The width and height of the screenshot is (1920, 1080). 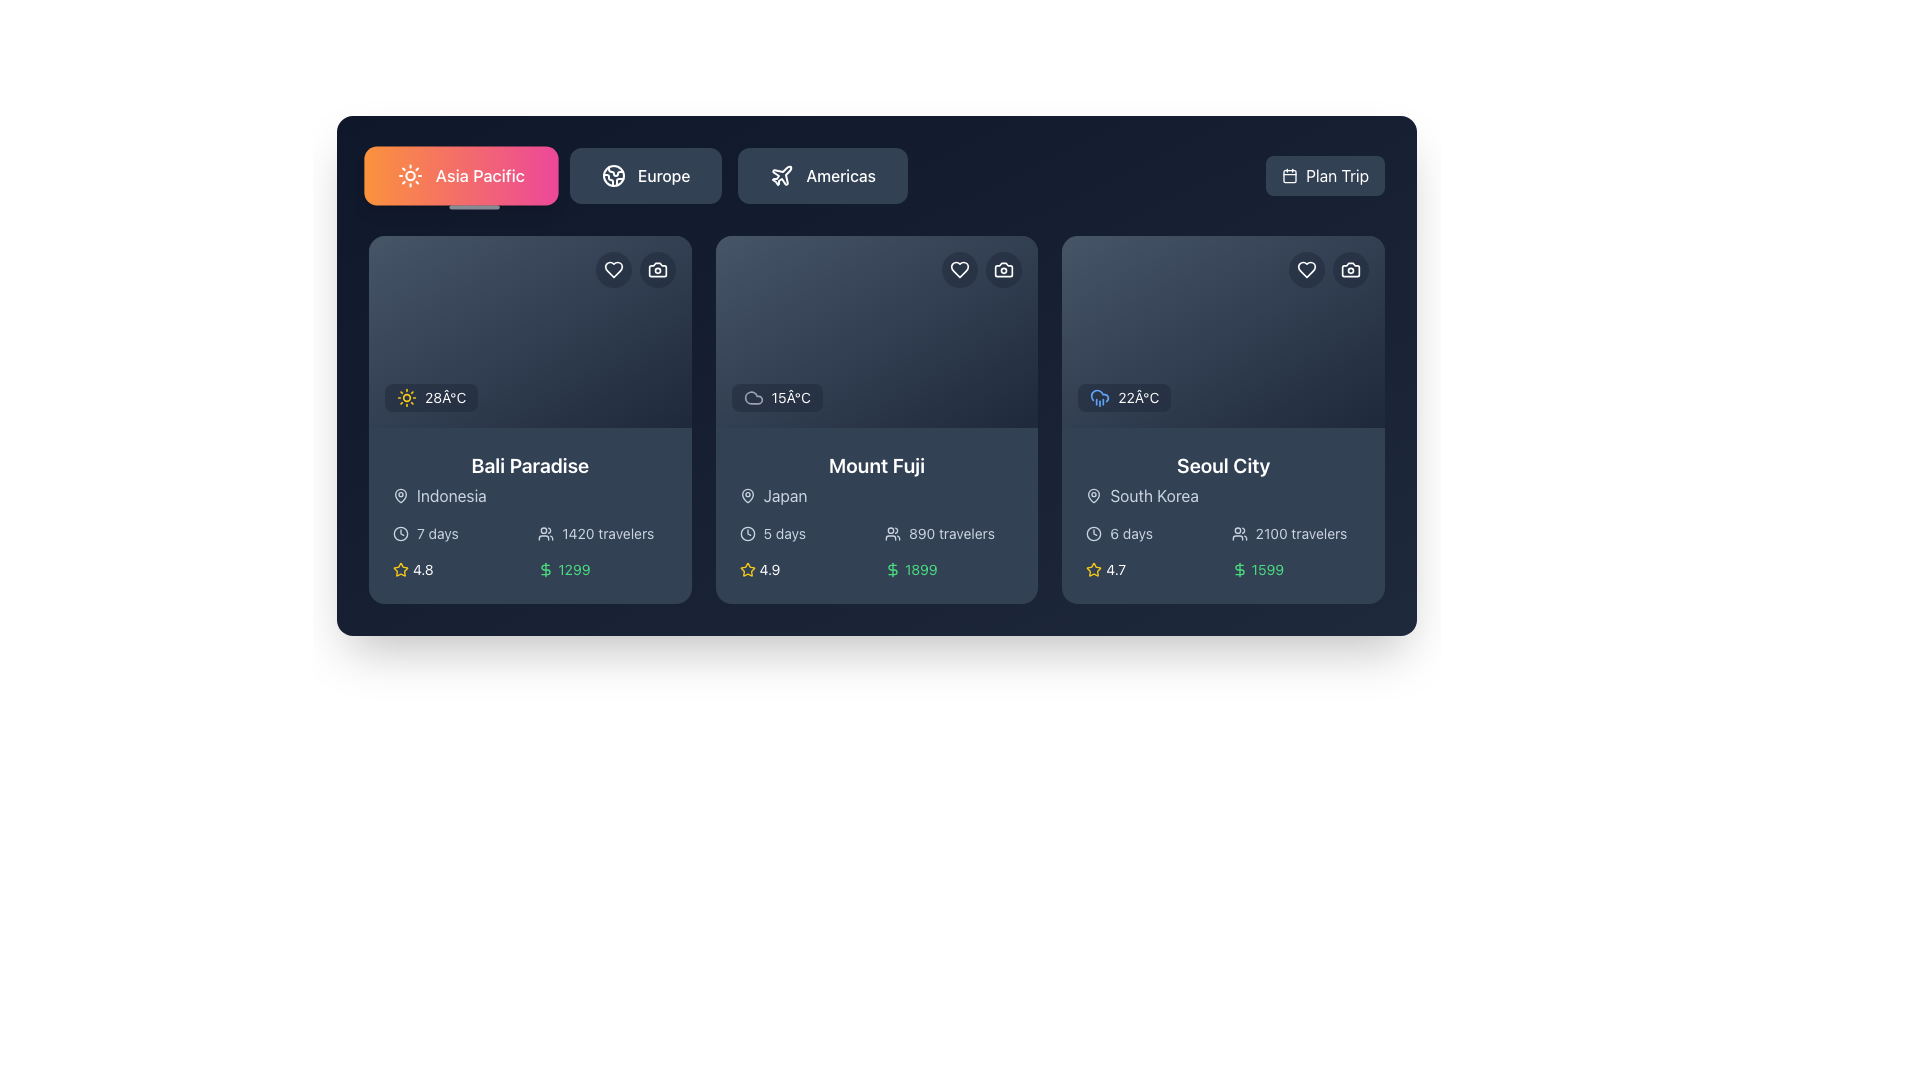 I want to click on the clock icon located to the left of the text '6 days' within the card for 'Seoul City.', so click(x=1093, y=532).